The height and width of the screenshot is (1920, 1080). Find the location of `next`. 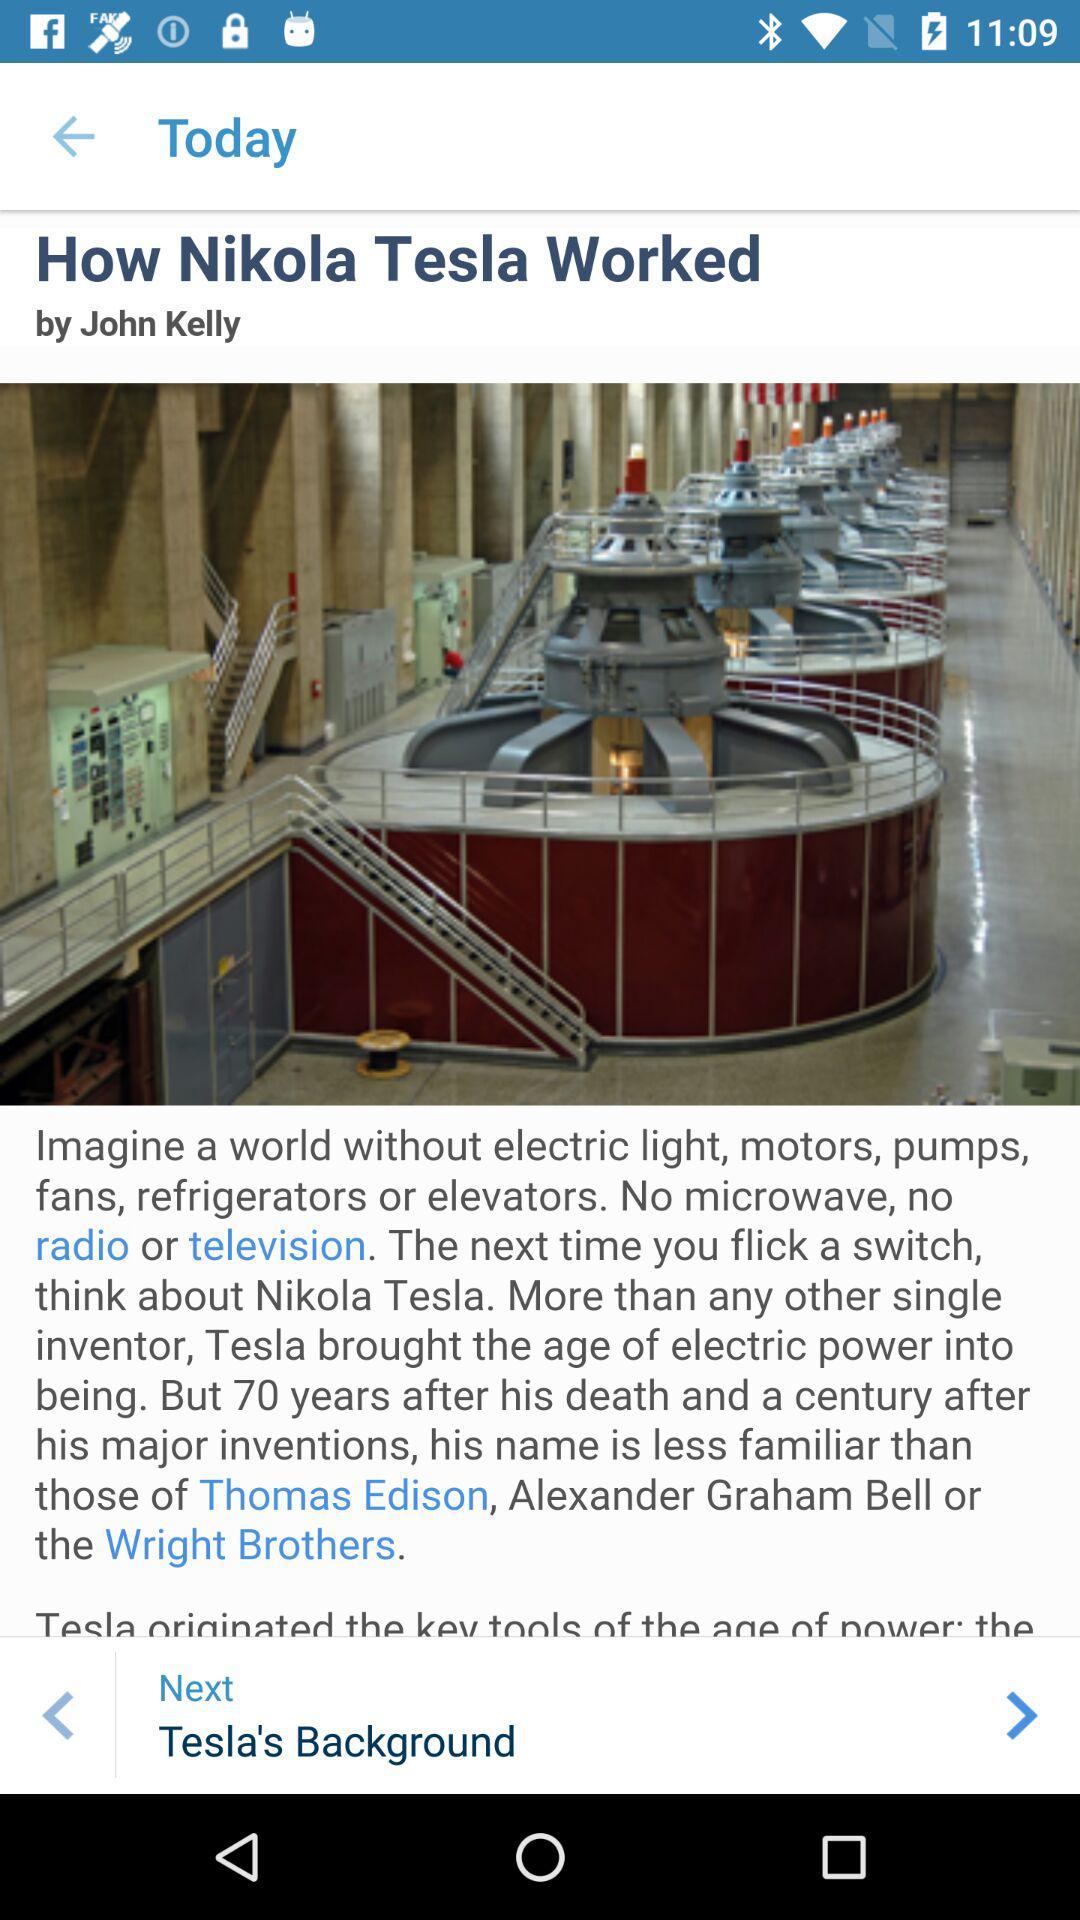

next is located at coordinates (1022, 1714).